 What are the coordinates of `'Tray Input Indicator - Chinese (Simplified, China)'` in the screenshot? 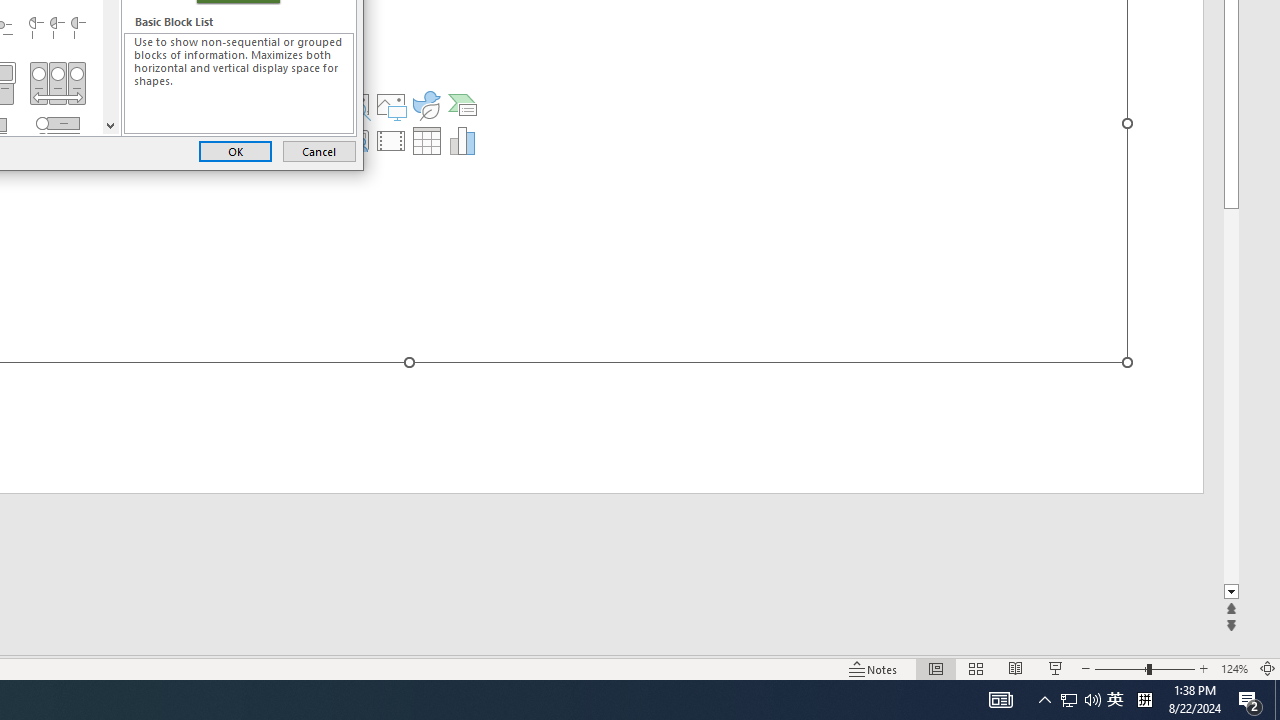 It's located at (1144, 698).